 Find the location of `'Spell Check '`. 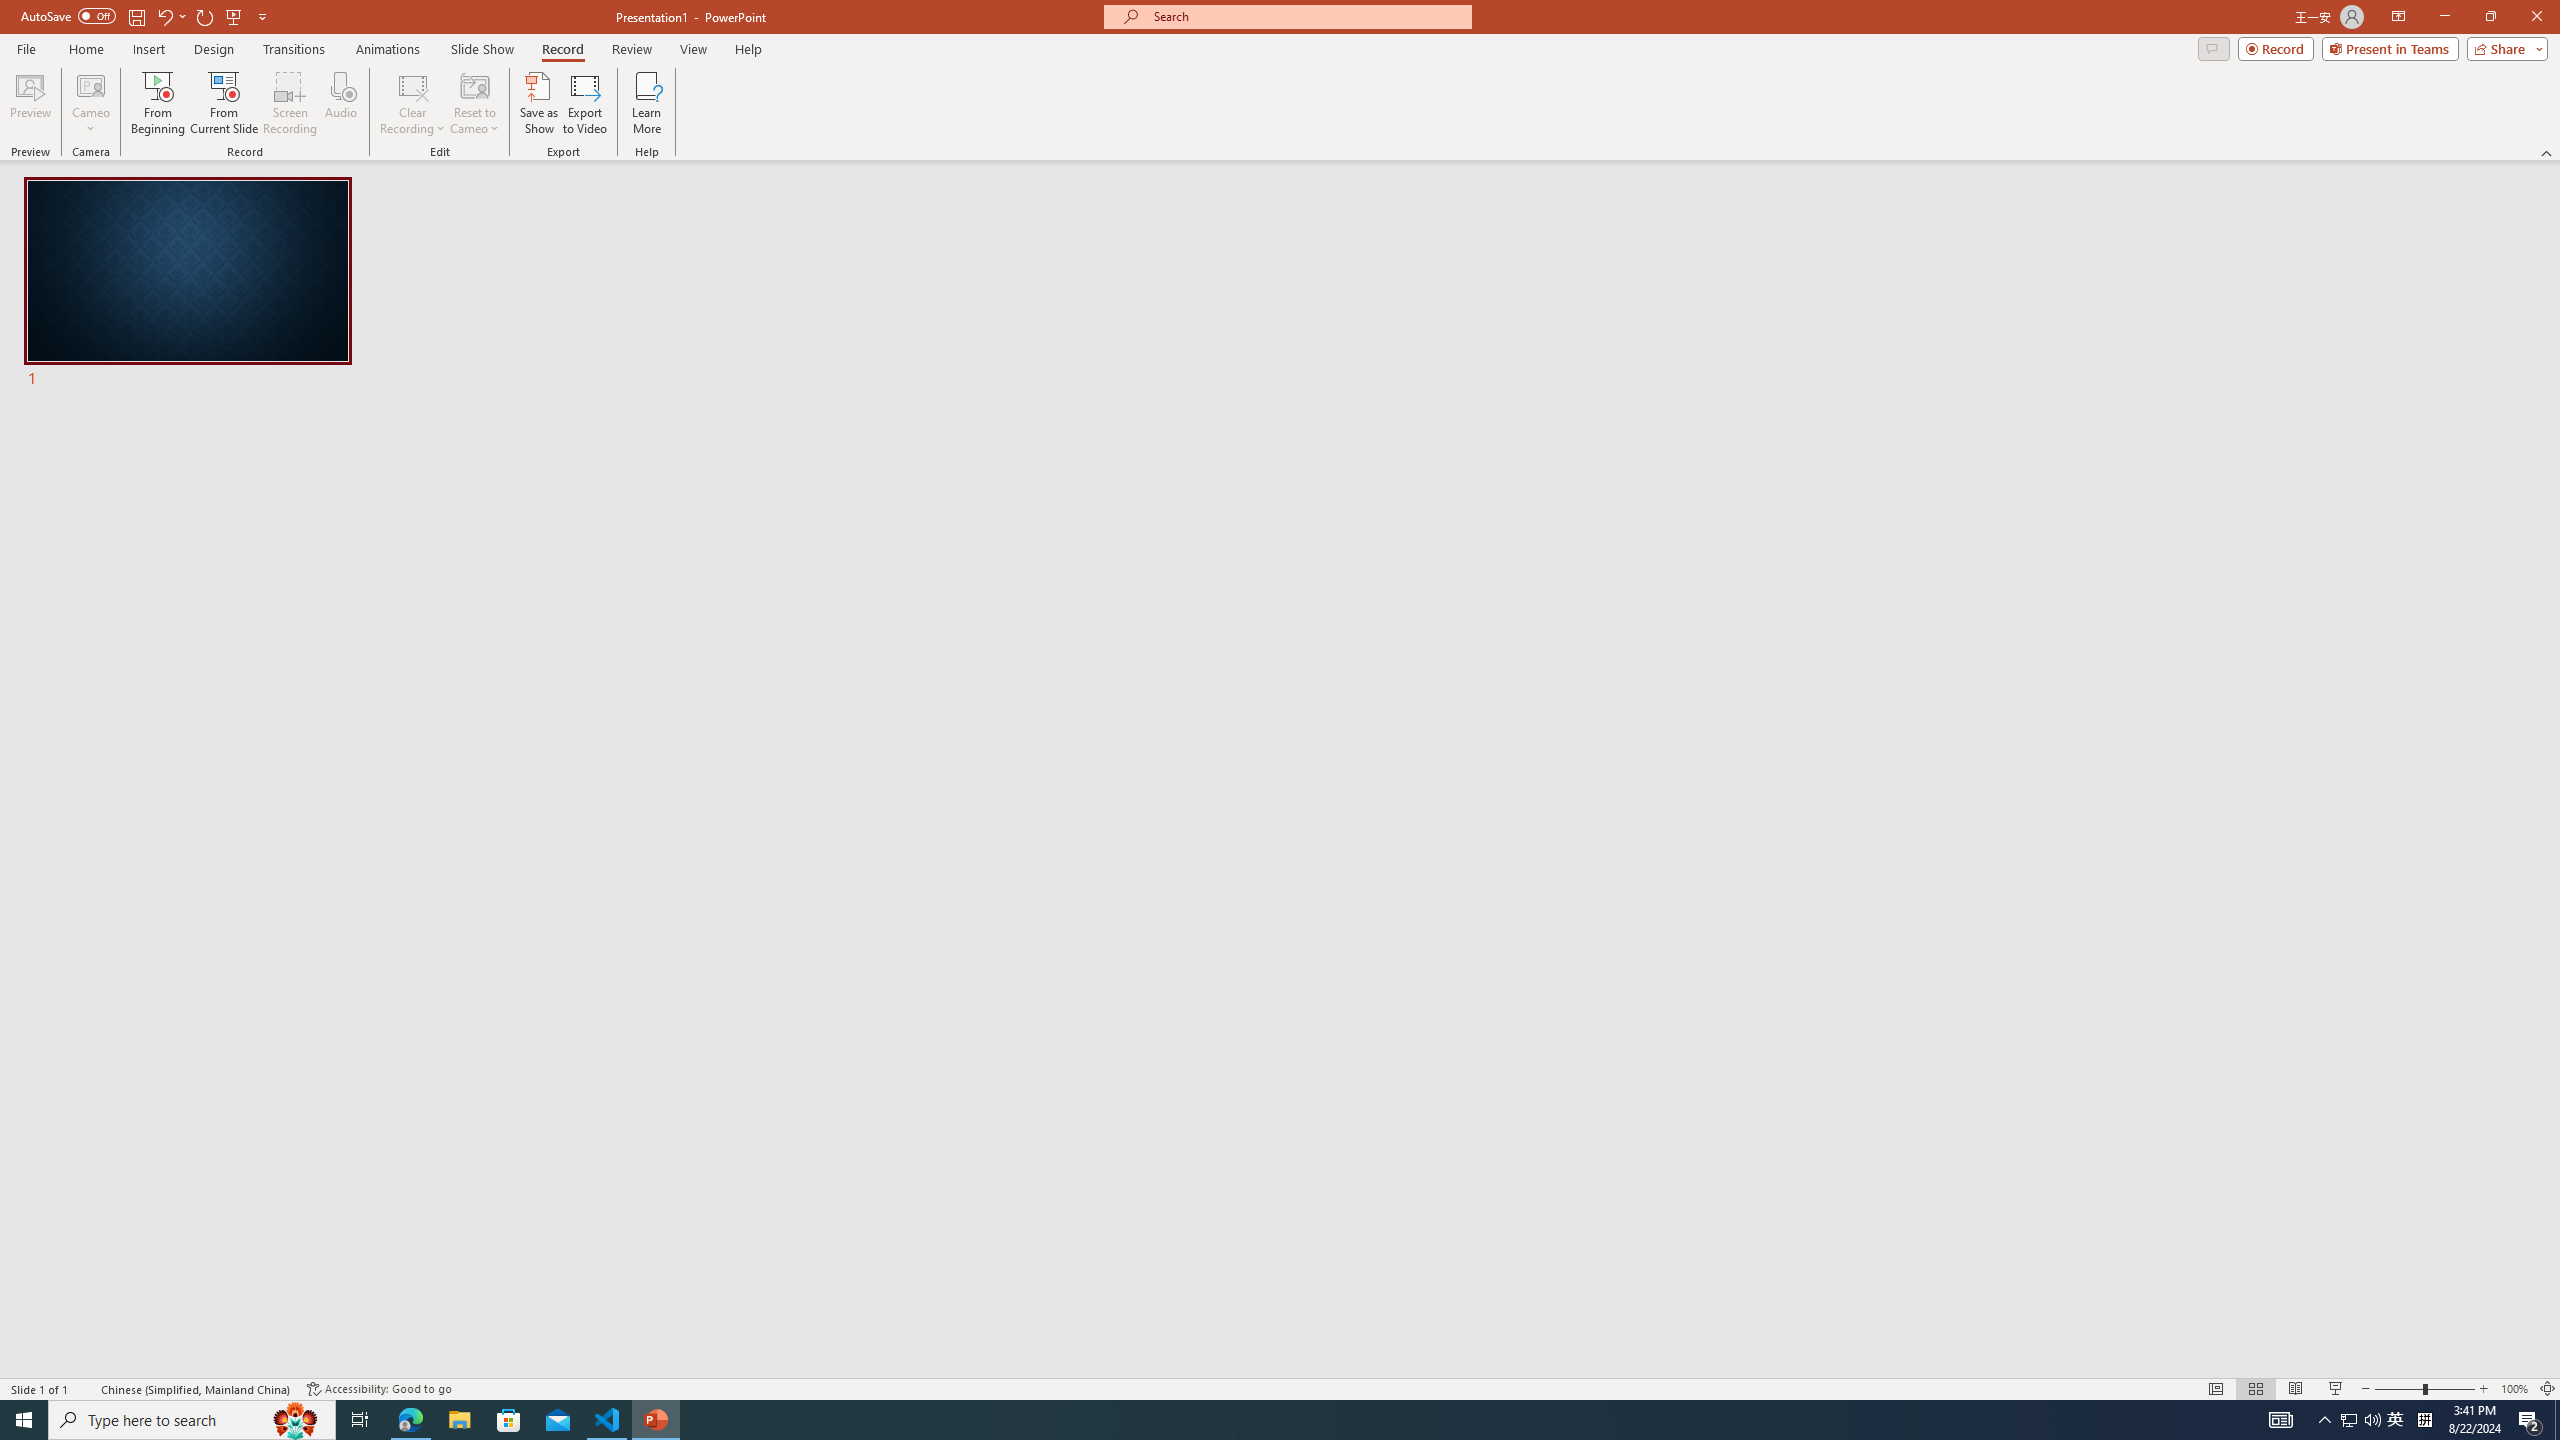

'Spell Check ' is located at coordinates (86, 1389).